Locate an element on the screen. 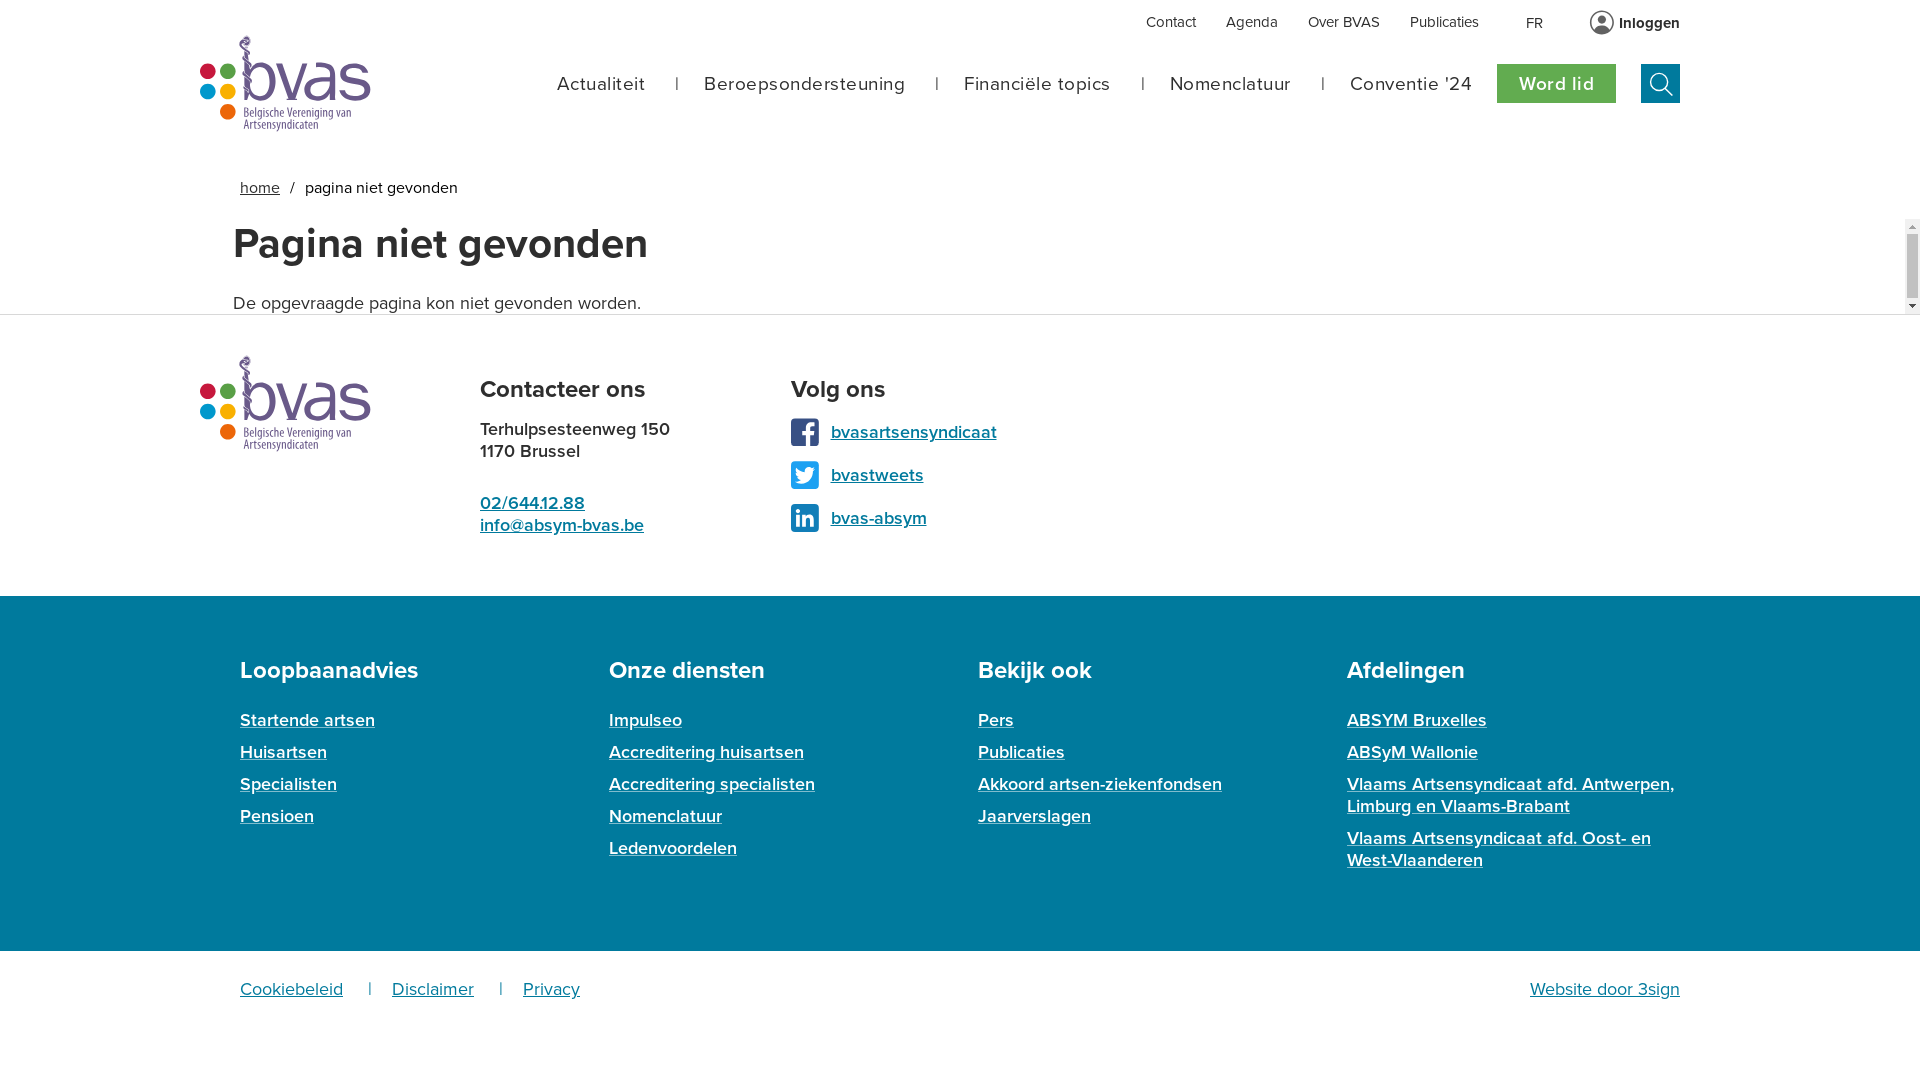 This screenshot has height=1080, width=1920. 'Accreditering specialisten' is located at coordinates (711, 782).